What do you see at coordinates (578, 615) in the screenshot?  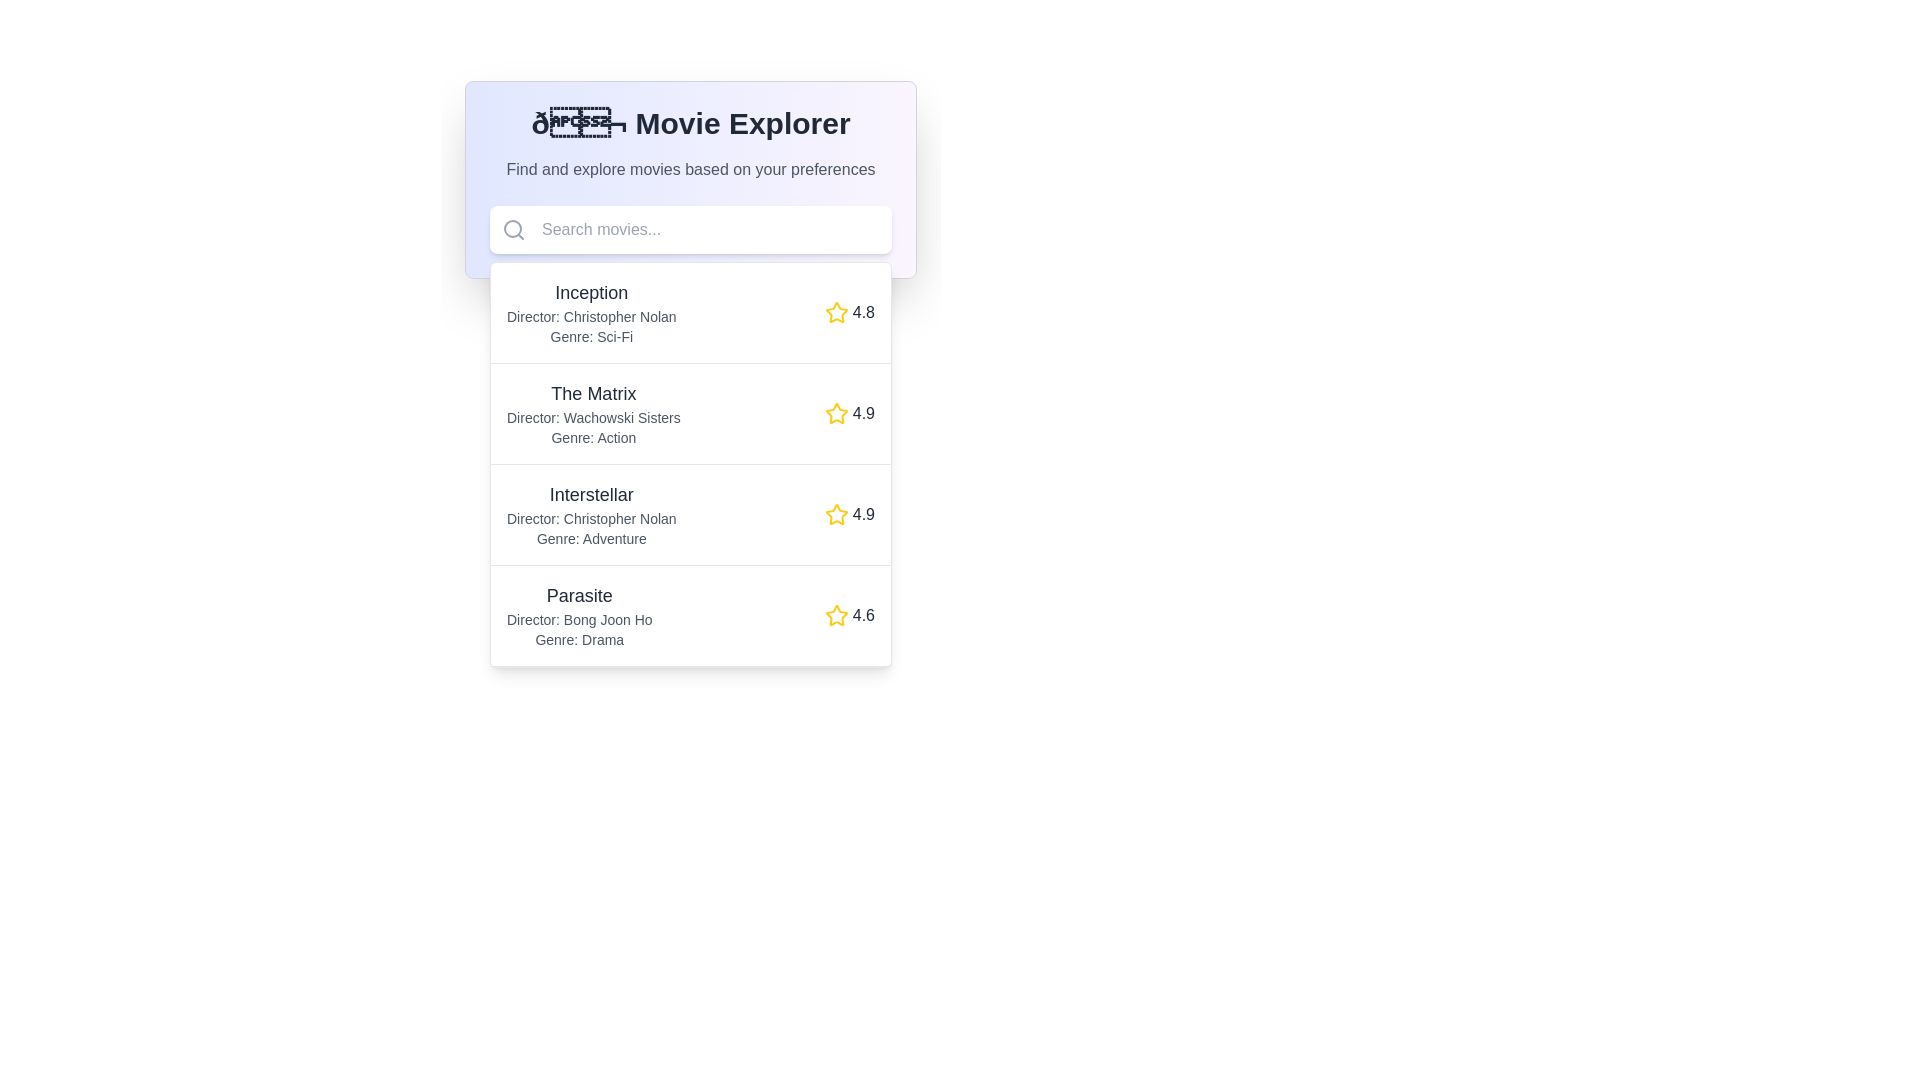 I see `text block displaying the movie title 'Parasite', along with its director and genre information, located in the 'Movie Explorer' interface` at bounding box center [578, 615].